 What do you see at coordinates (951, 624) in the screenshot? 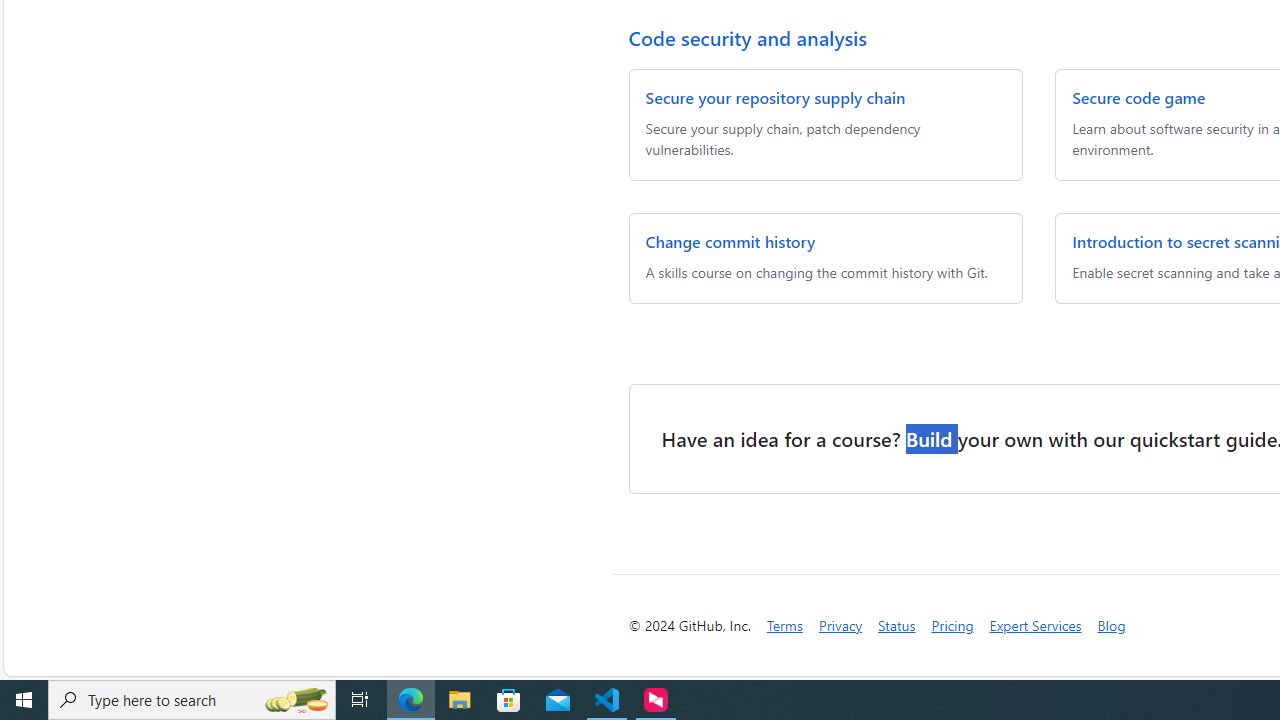
I see `'Pricing'` at bounding box center [951, 624].